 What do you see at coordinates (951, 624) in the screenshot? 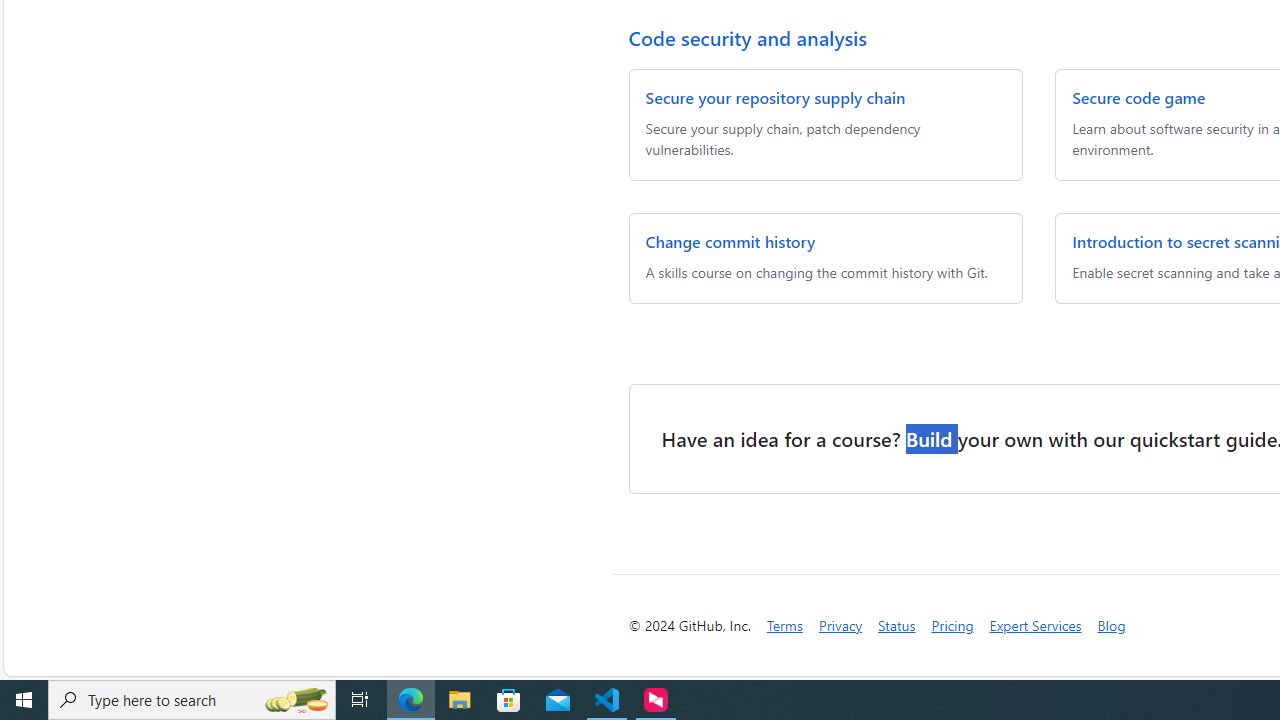
I see `'Pricing'` at bounding box center [951, 624].